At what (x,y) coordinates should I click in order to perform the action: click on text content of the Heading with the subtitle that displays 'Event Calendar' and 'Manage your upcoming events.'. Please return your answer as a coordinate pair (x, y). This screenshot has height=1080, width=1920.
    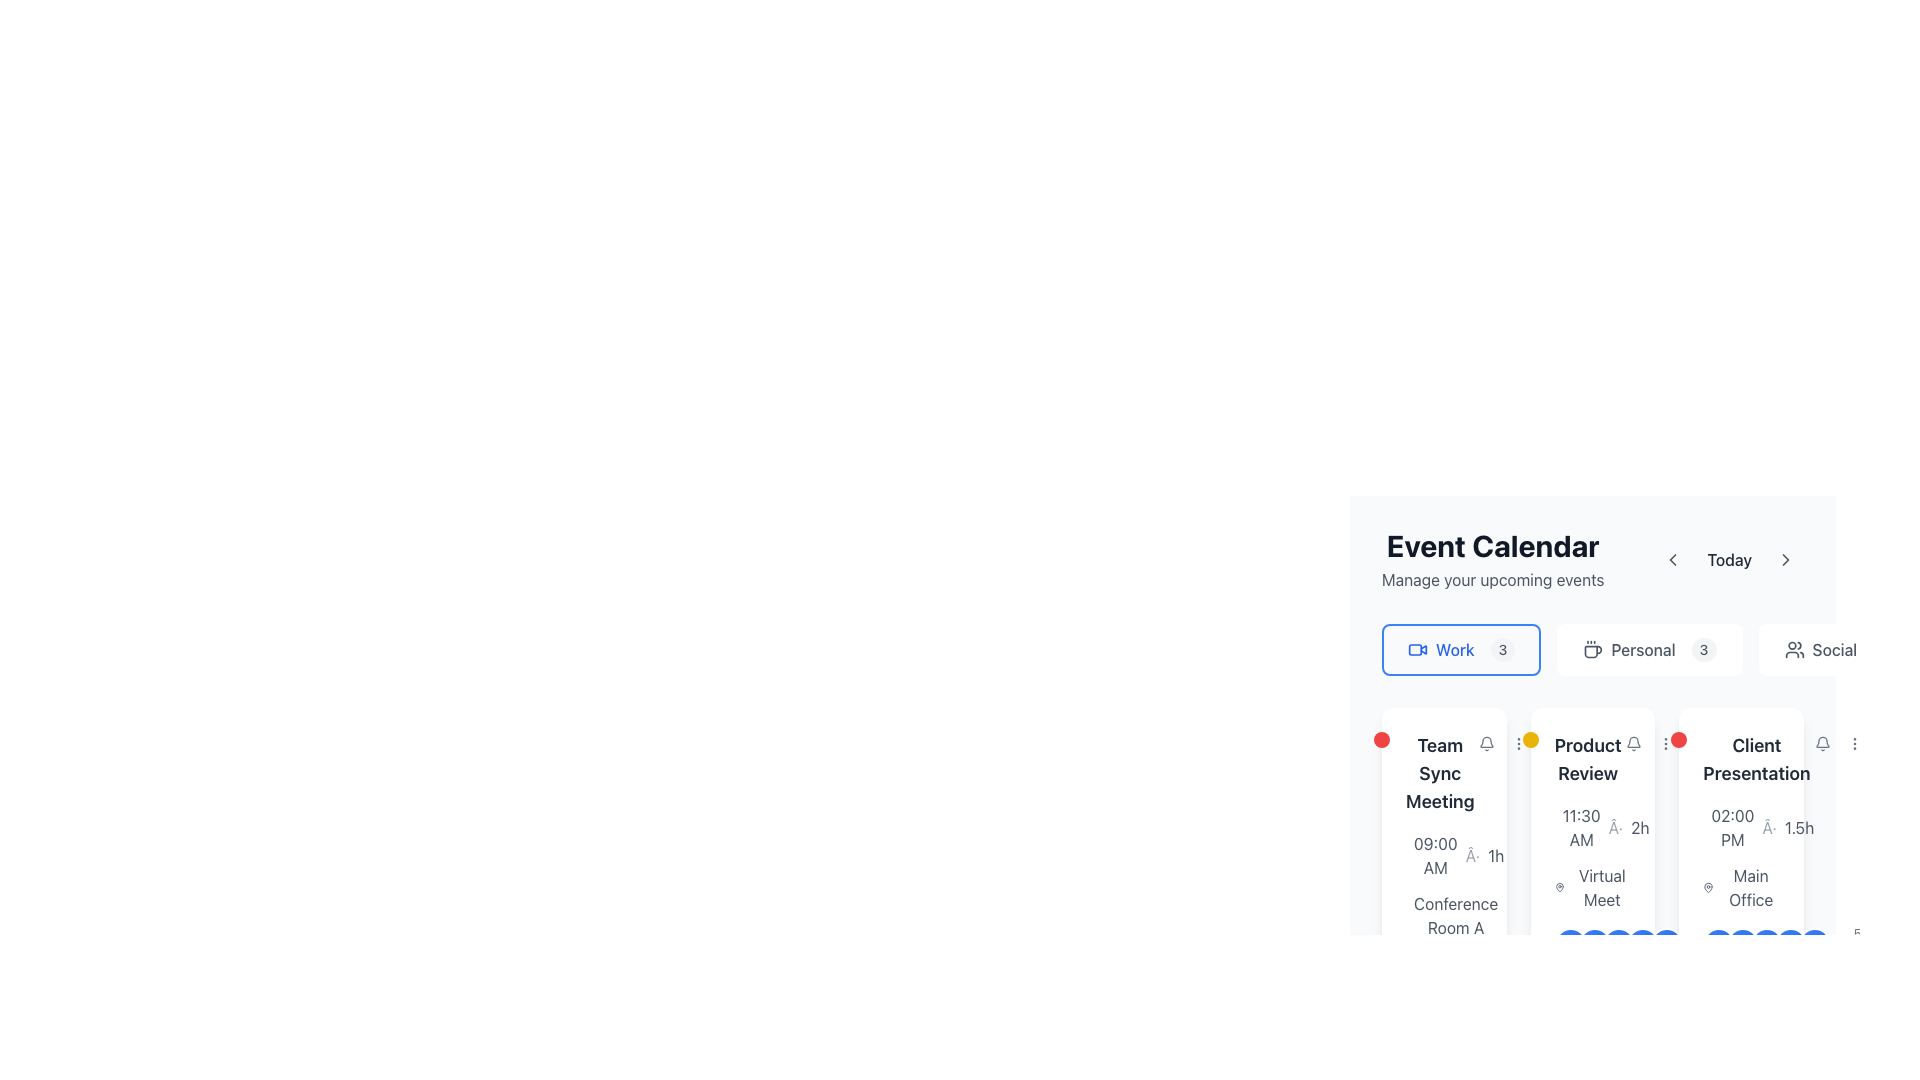
    Looking at the image, I should click on (1493, 559).